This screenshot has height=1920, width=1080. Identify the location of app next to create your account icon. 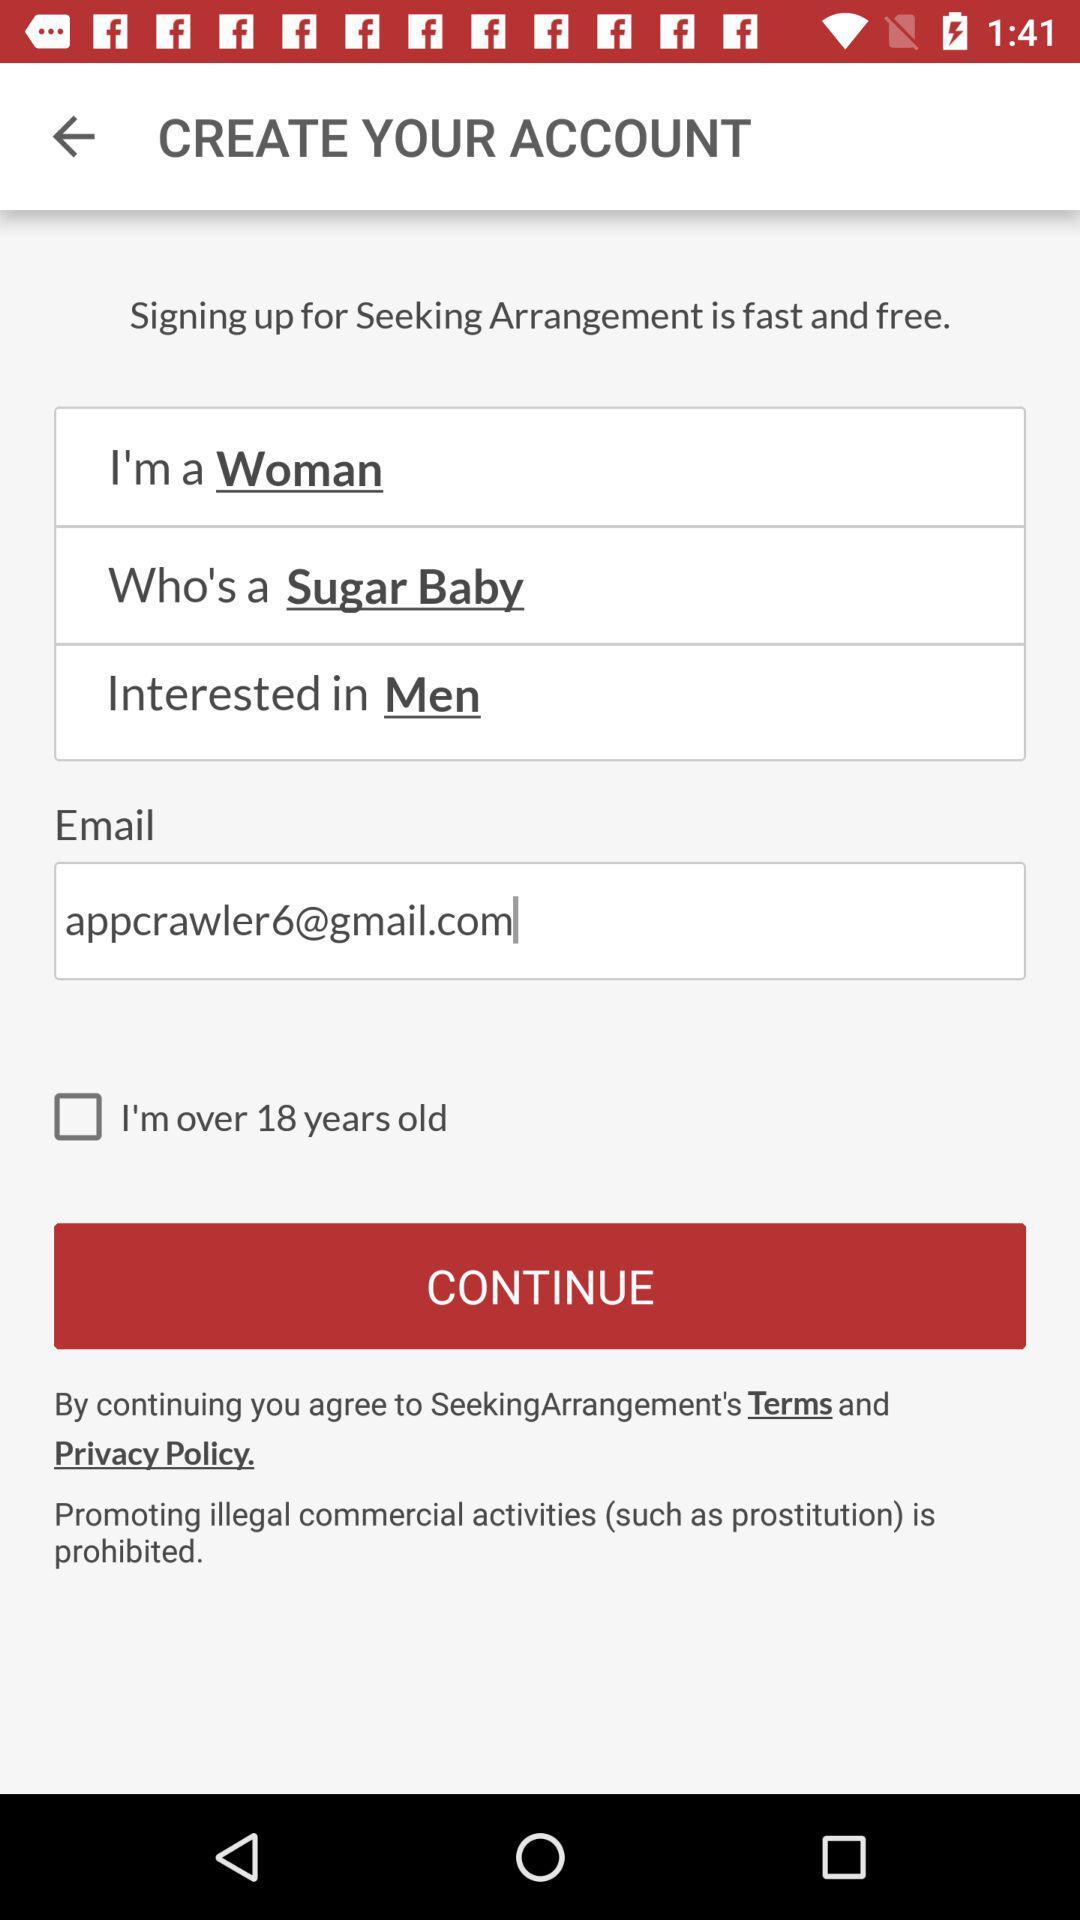
(72, 135).